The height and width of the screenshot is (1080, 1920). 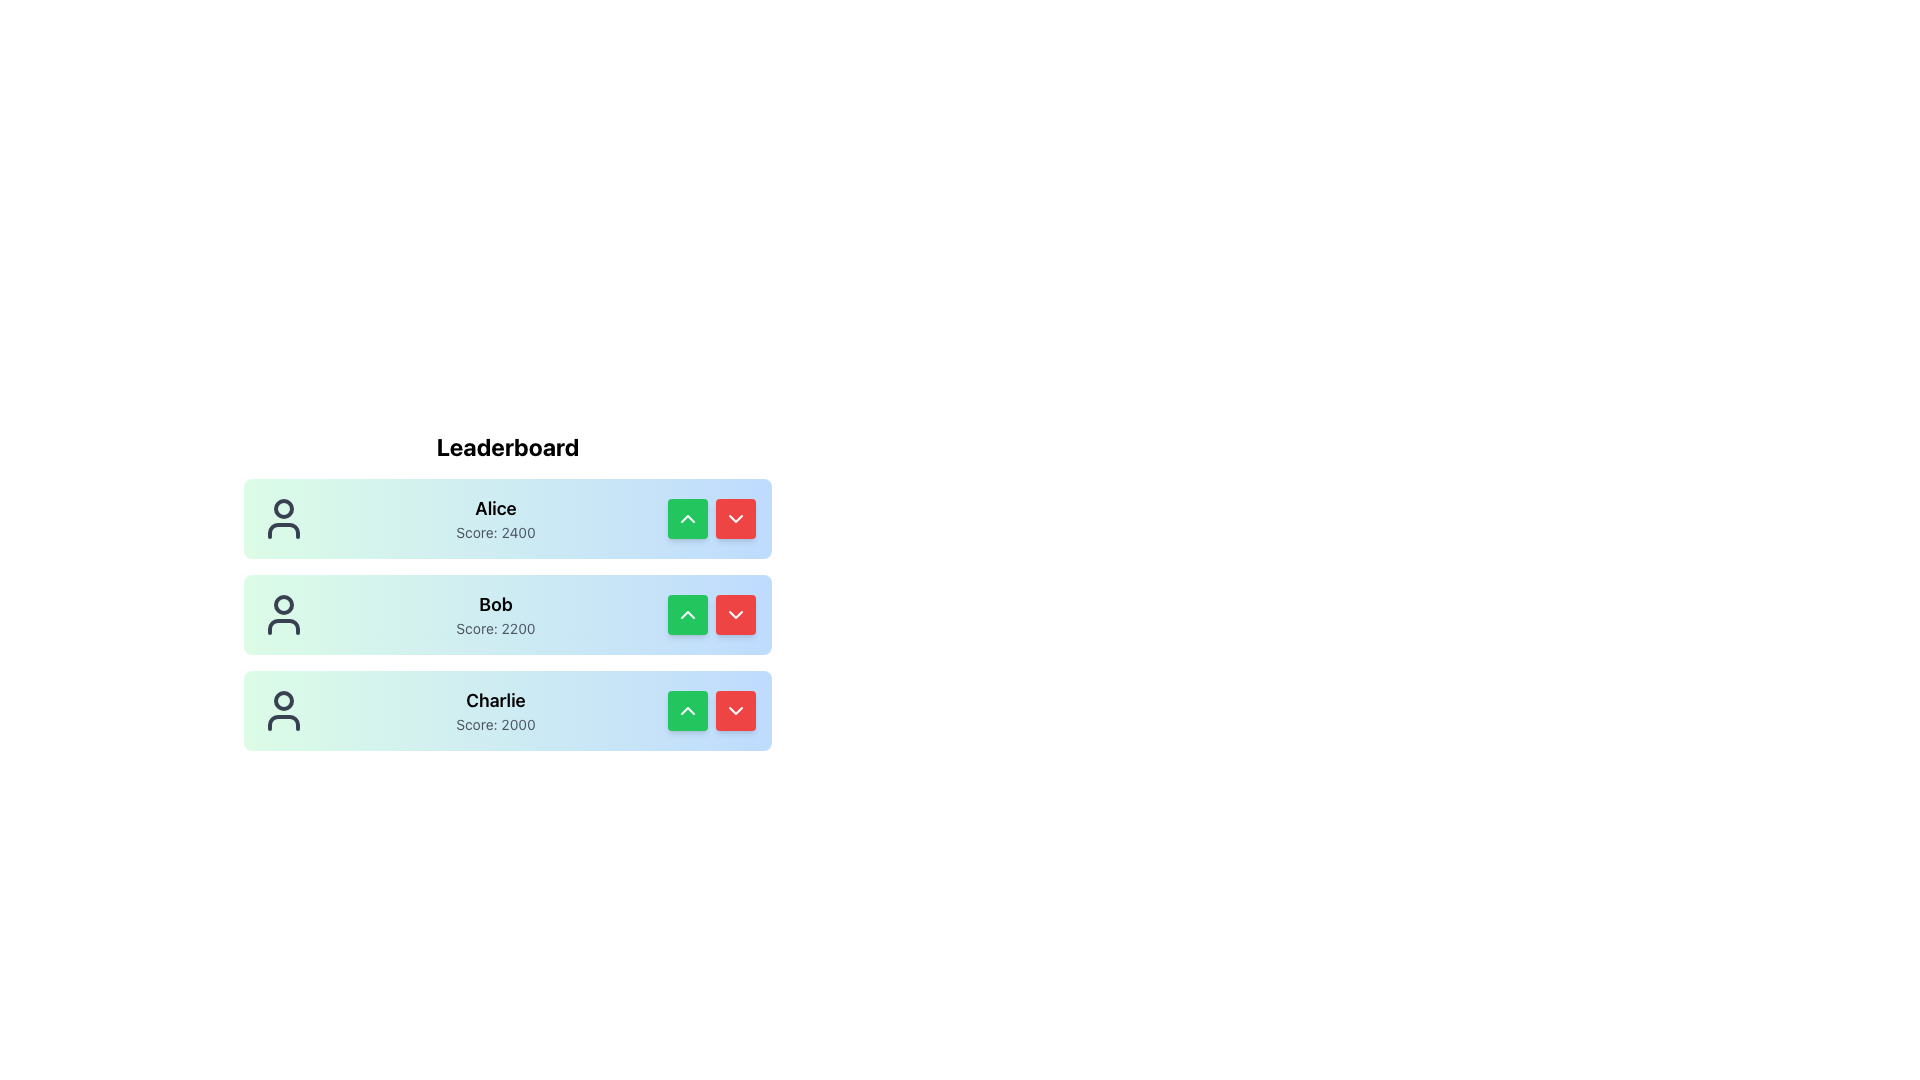 I want to click on the text element displaying the user's name 'Bob' in the leaderboard, which is located in the second row of the leaderboard section, so click(x=495, y=604).